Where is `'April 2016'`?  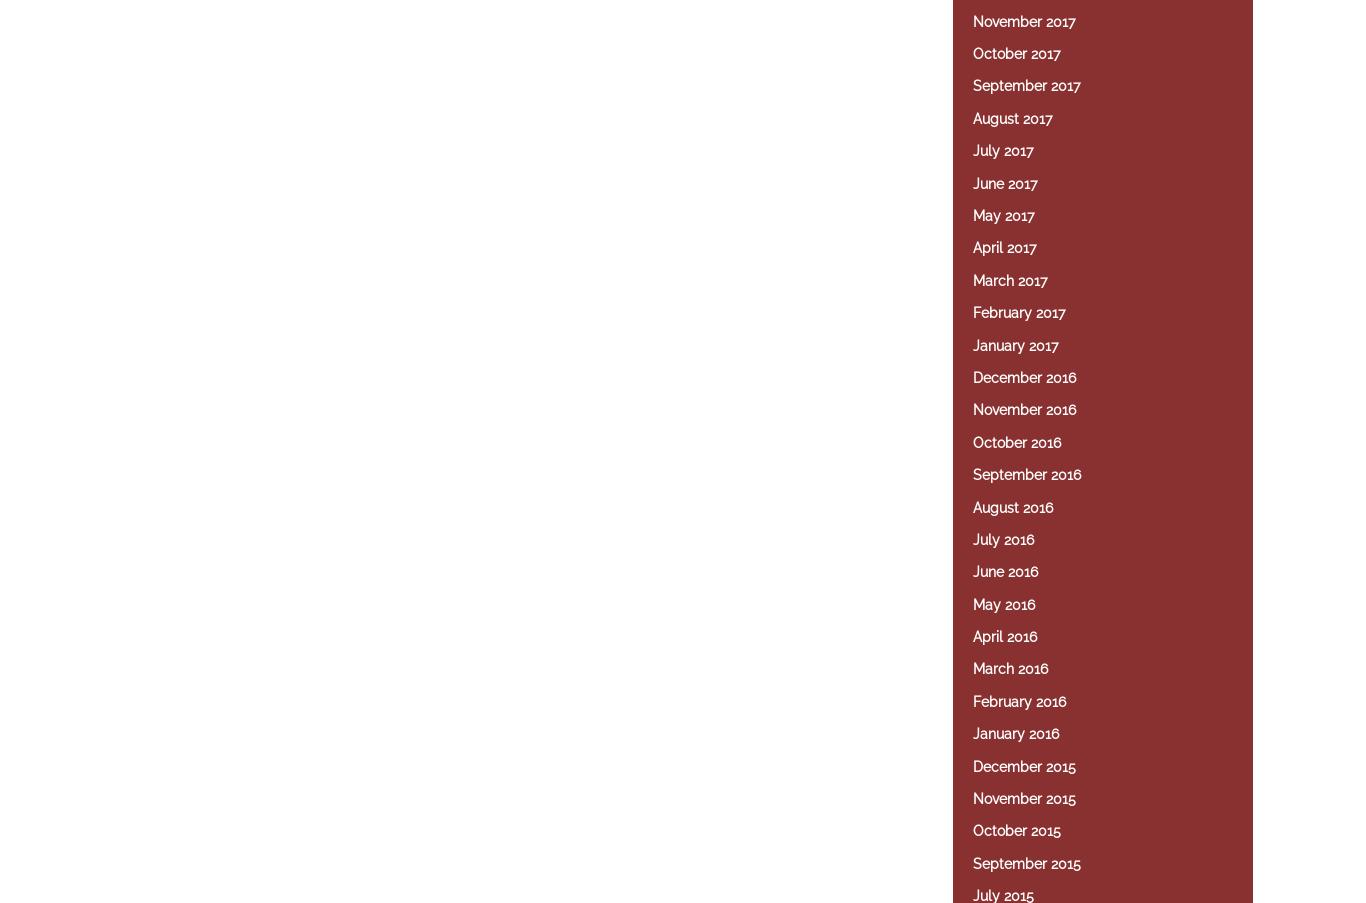 'April 2016' is located at coordinates (1004, 636).